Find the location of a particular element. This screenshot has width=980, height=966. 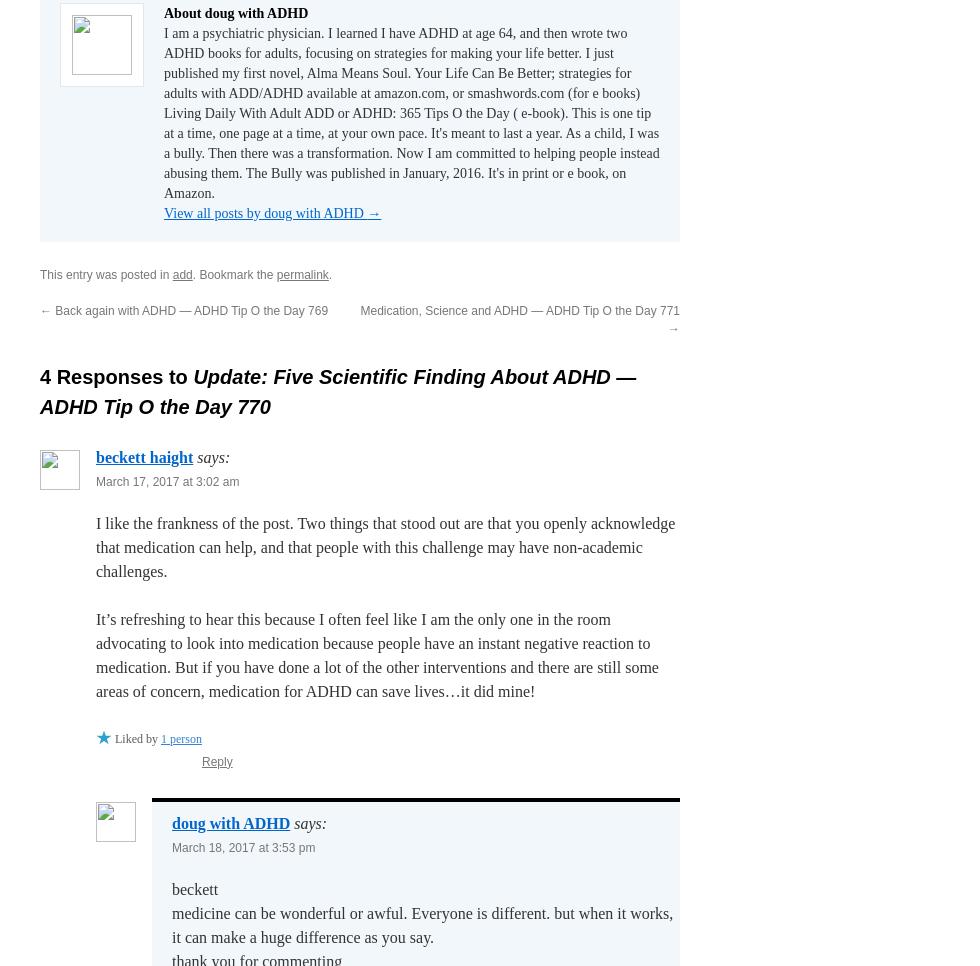

'beckett' is located at coordinates (195, 888).